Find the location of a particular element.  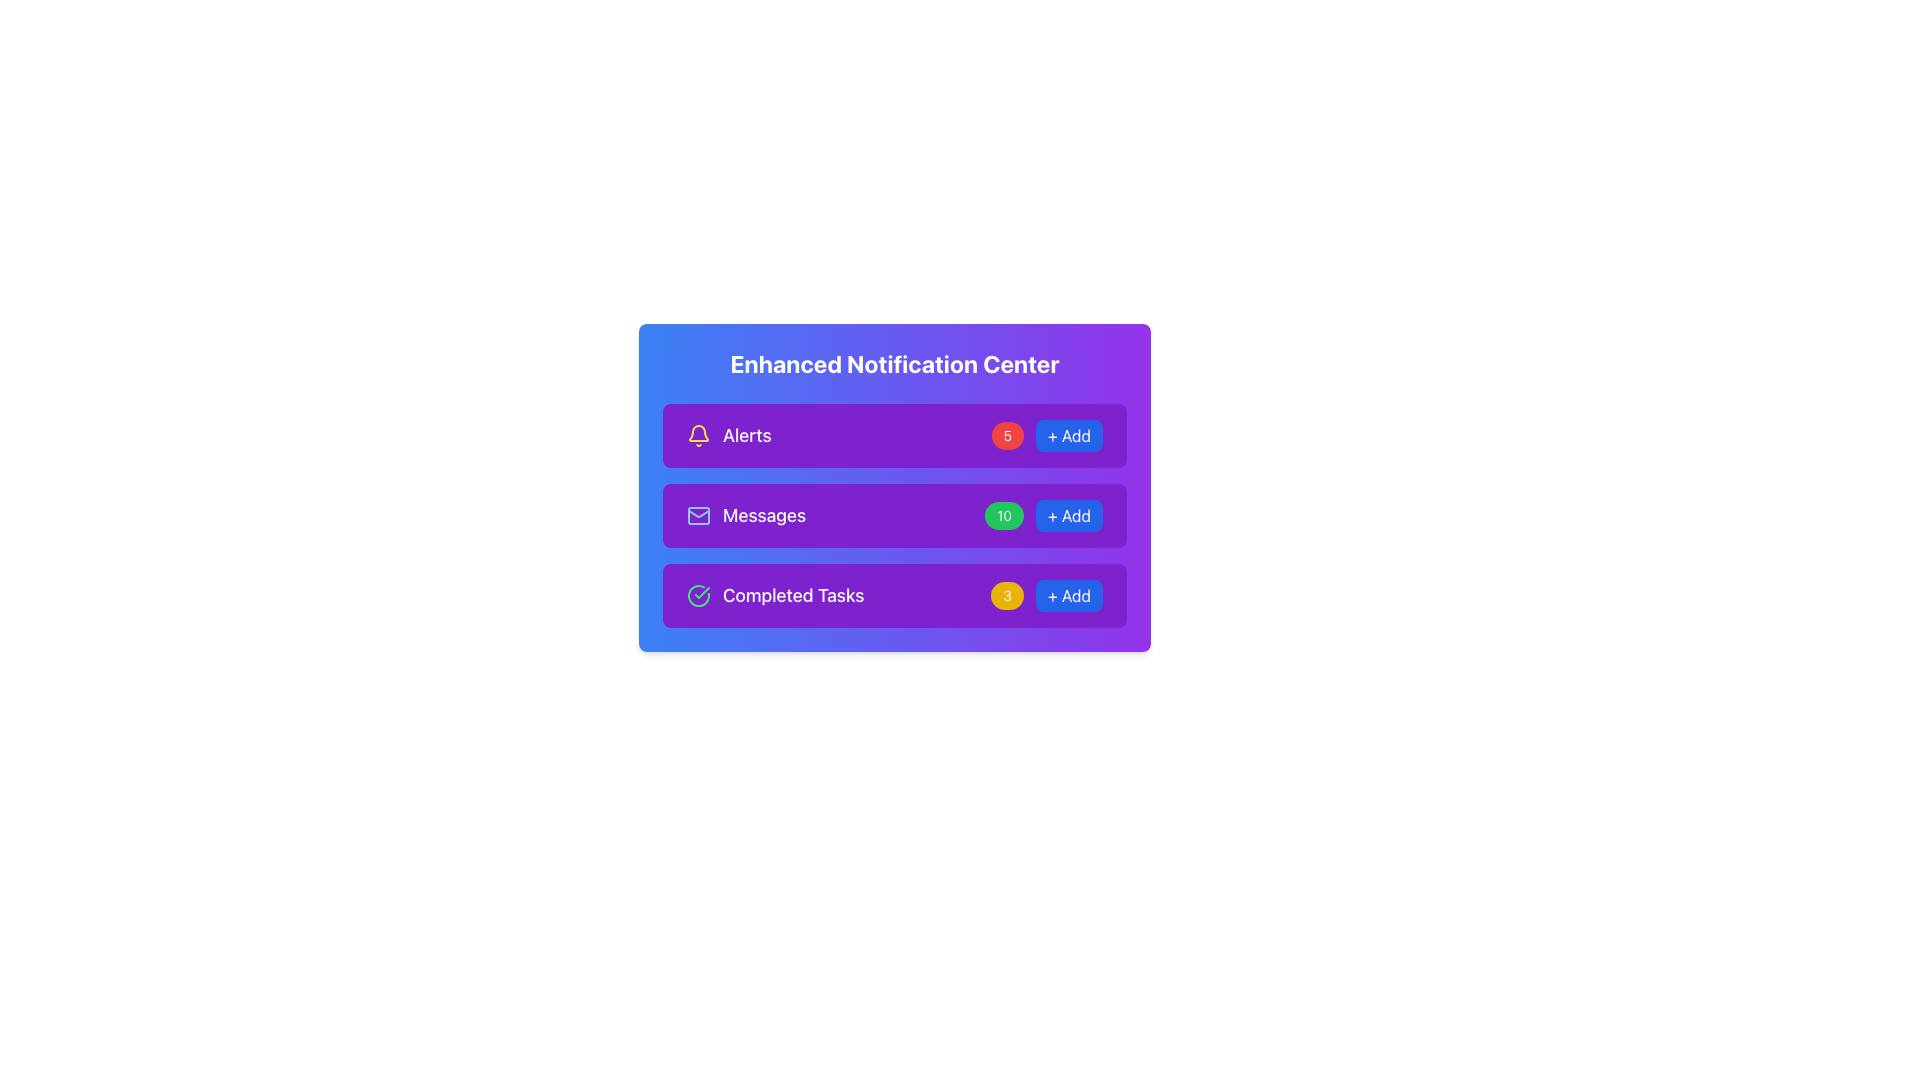

the Badge that displays the count of alerts, located in the Alerts section of the notification center, positioned between the 'Alerts' text label and the '+ Add' button is located at coordinates (1007, 434).